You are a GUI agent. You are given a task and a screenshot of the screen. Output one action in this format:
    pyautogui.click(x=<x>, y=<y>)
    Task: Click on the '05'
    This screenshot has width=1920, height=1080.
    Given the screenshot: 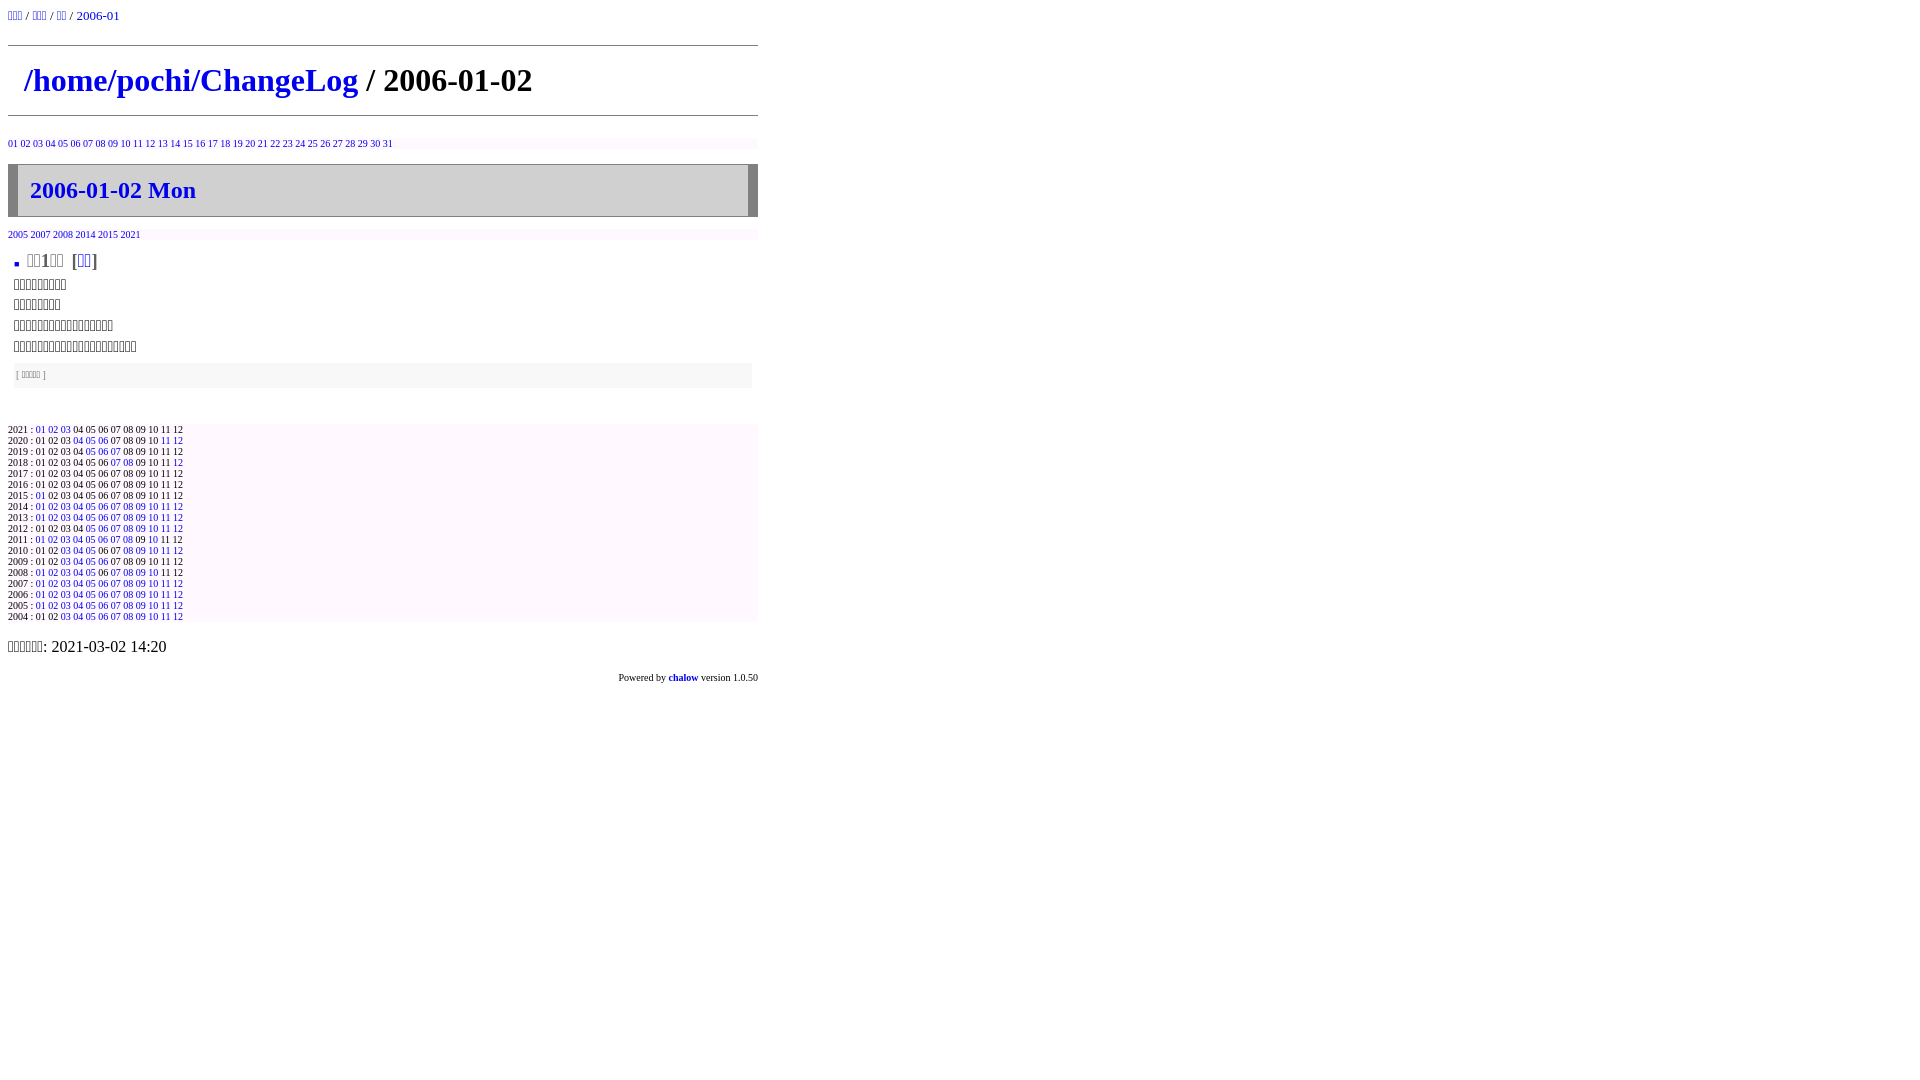 What is the action you would take?
    pyautogui.click(x=62, y=142)
    